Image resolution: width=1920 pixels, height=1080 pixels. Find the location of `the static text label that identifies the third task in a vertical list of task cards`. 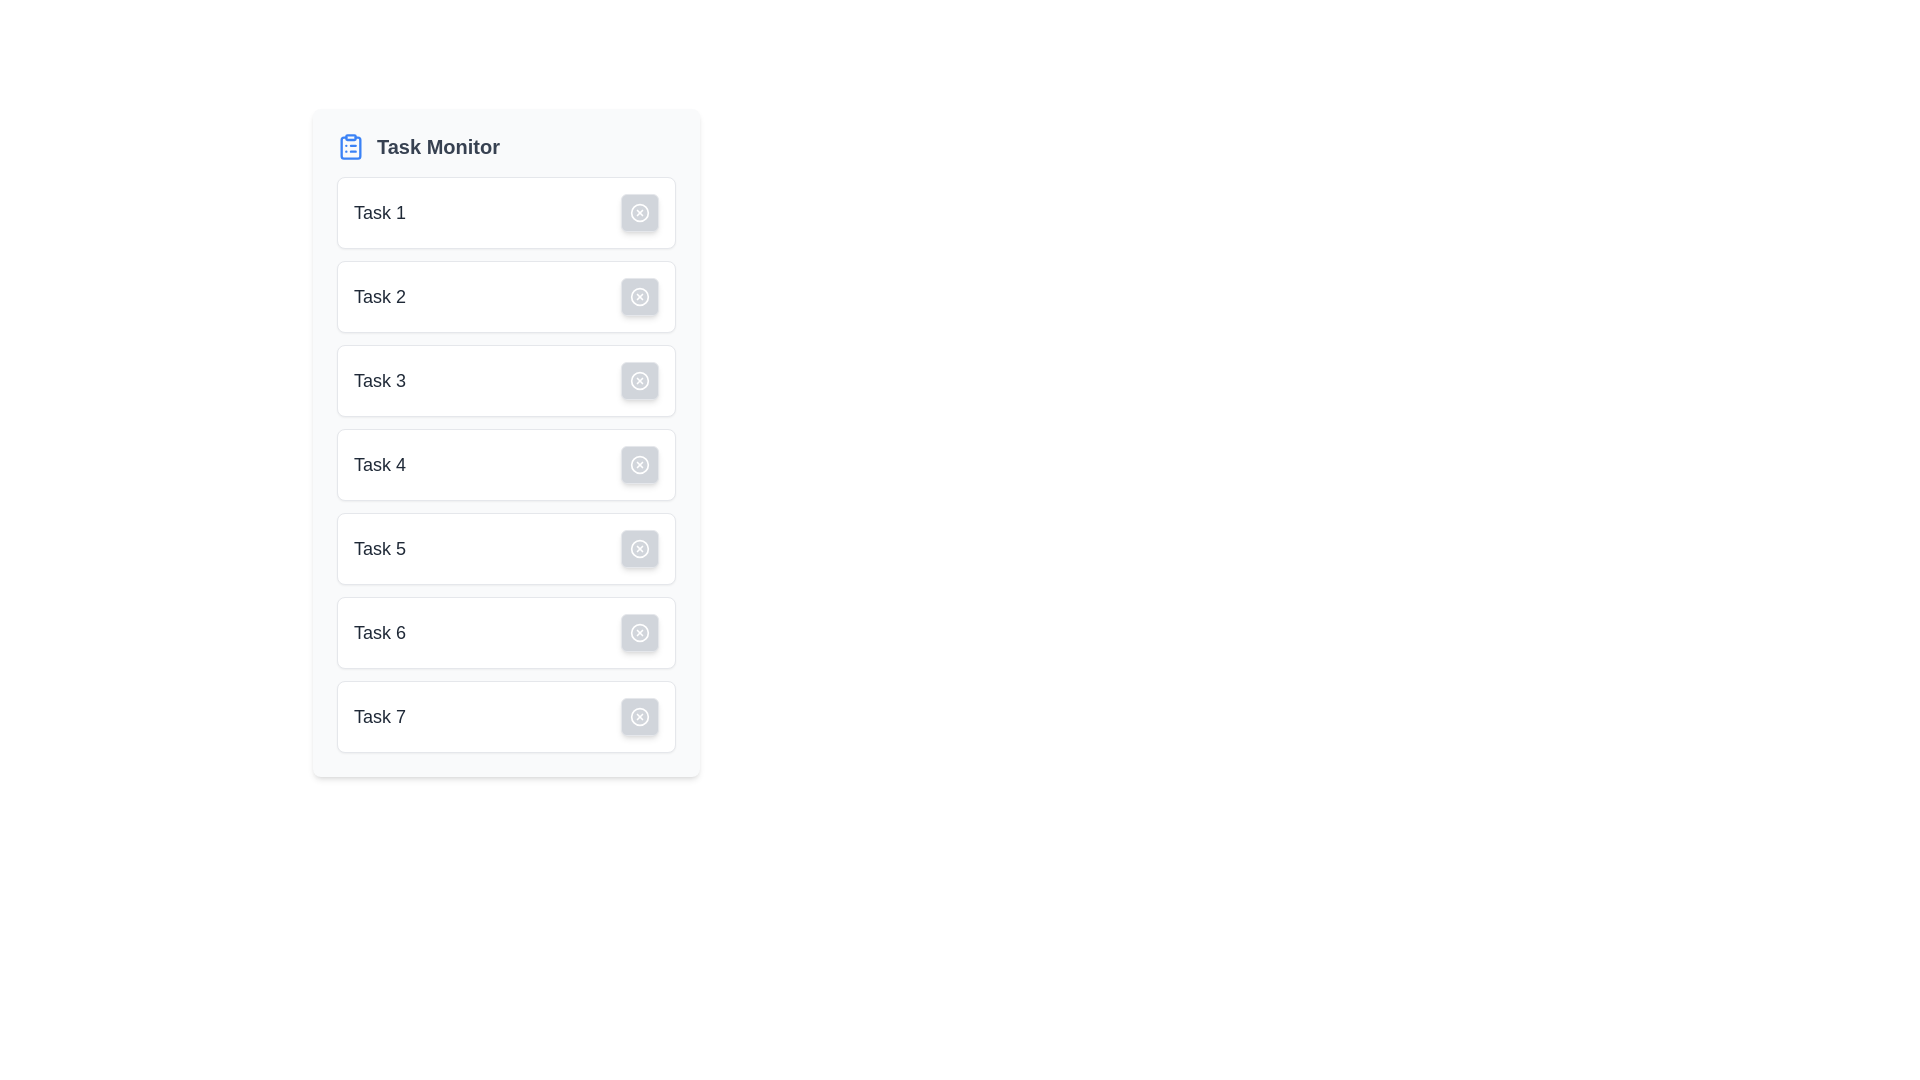

the static text label that identifies the third task in a vertical list of task cards is located at coordinates (379, 381).